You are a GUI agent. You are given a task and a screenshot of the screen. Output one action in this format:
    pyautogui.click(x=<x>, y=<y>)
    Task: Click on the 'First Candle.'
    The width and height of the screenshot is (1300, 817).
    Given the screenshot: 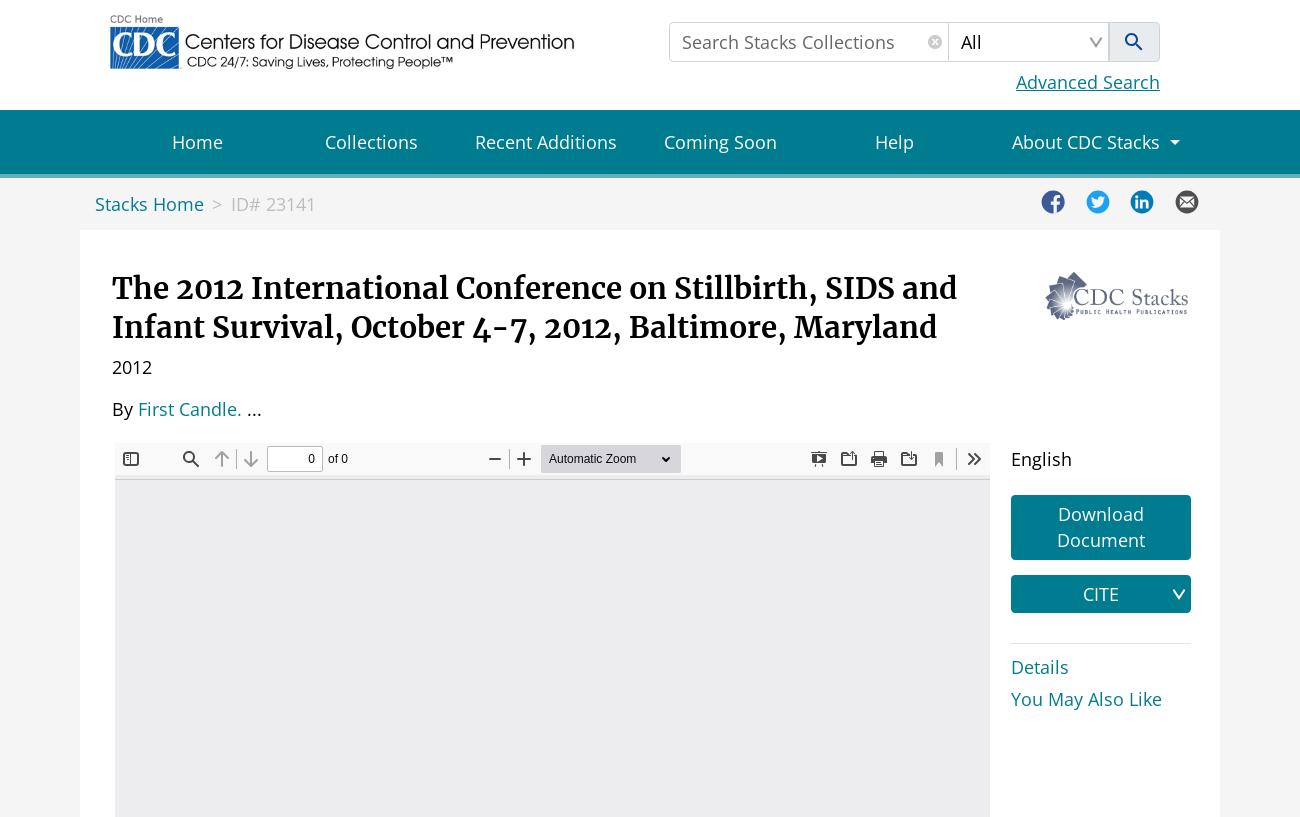 What is the action you would take?
    pyautogui.click(x=137, y=407)
    